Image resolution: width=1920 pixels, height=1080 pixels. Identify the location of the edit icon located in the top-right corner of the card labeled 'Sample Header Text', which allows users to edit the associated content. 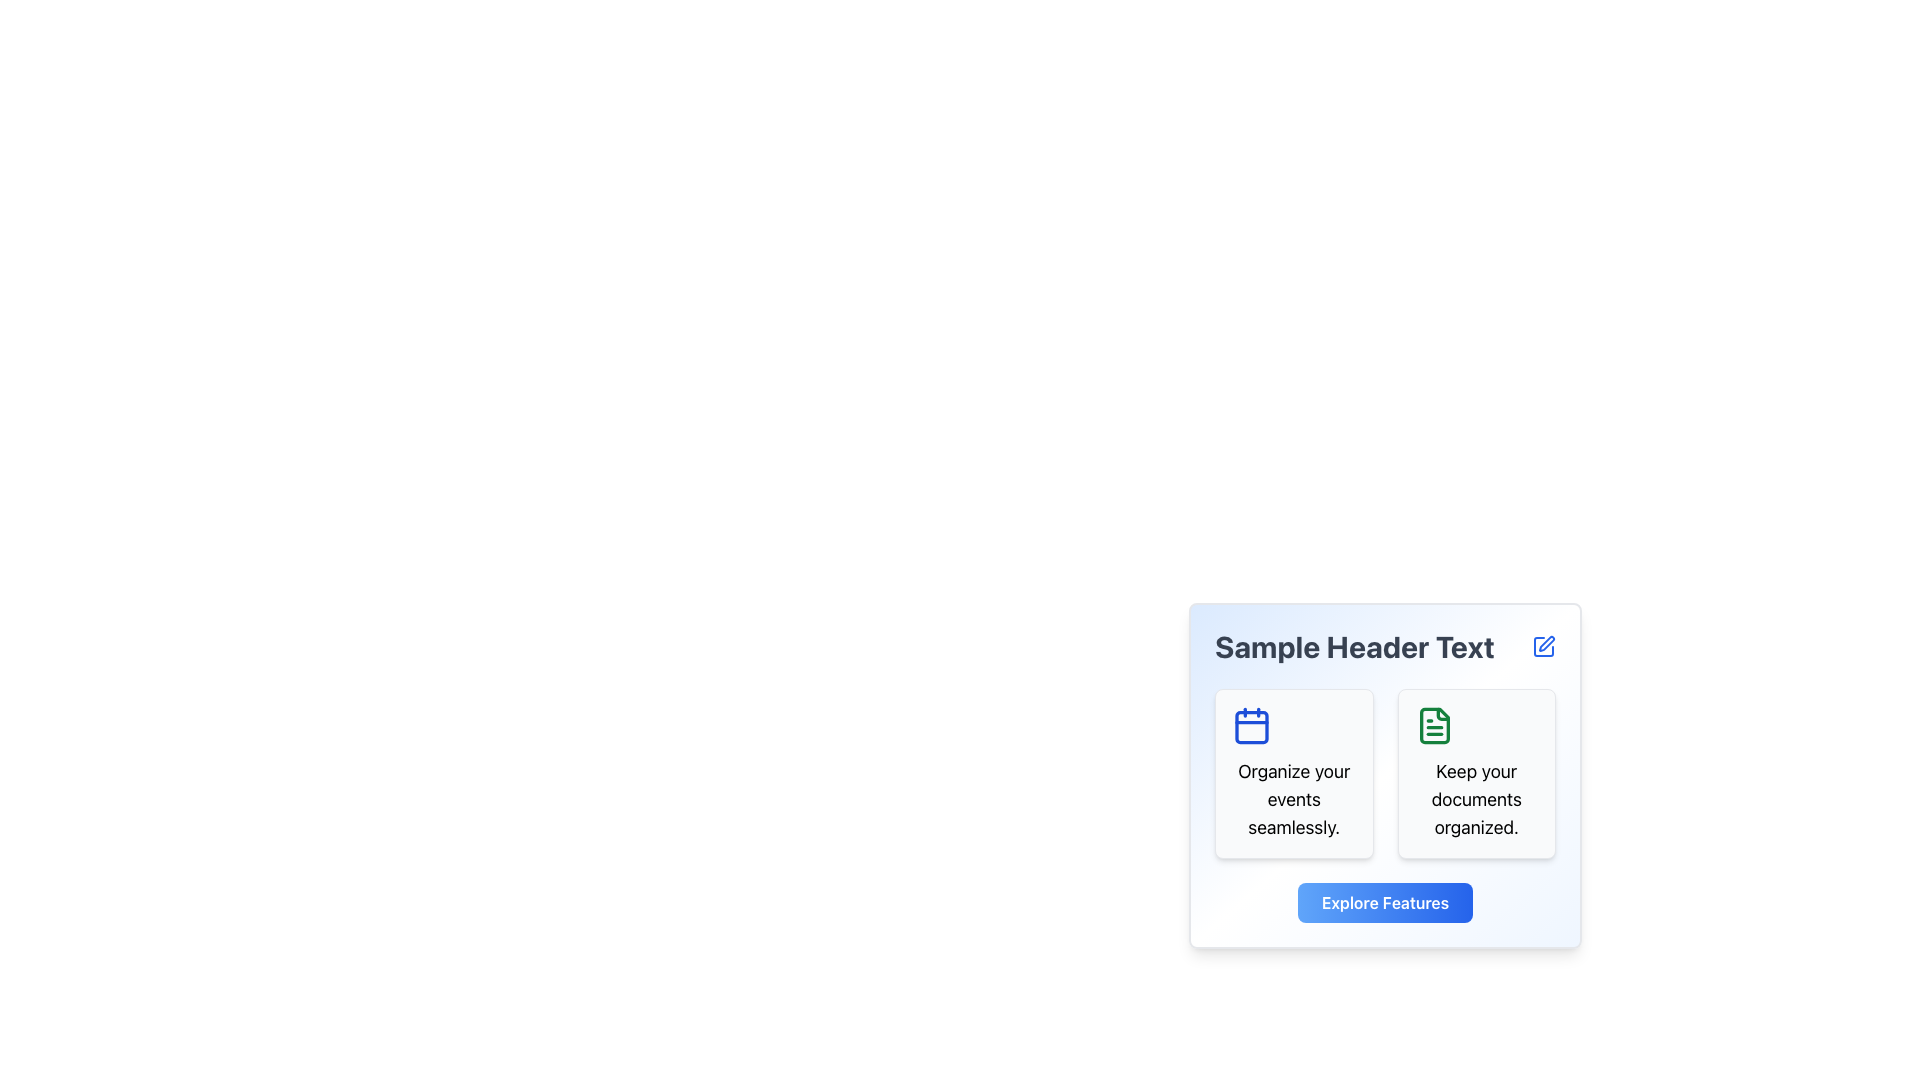
(1543, 647).